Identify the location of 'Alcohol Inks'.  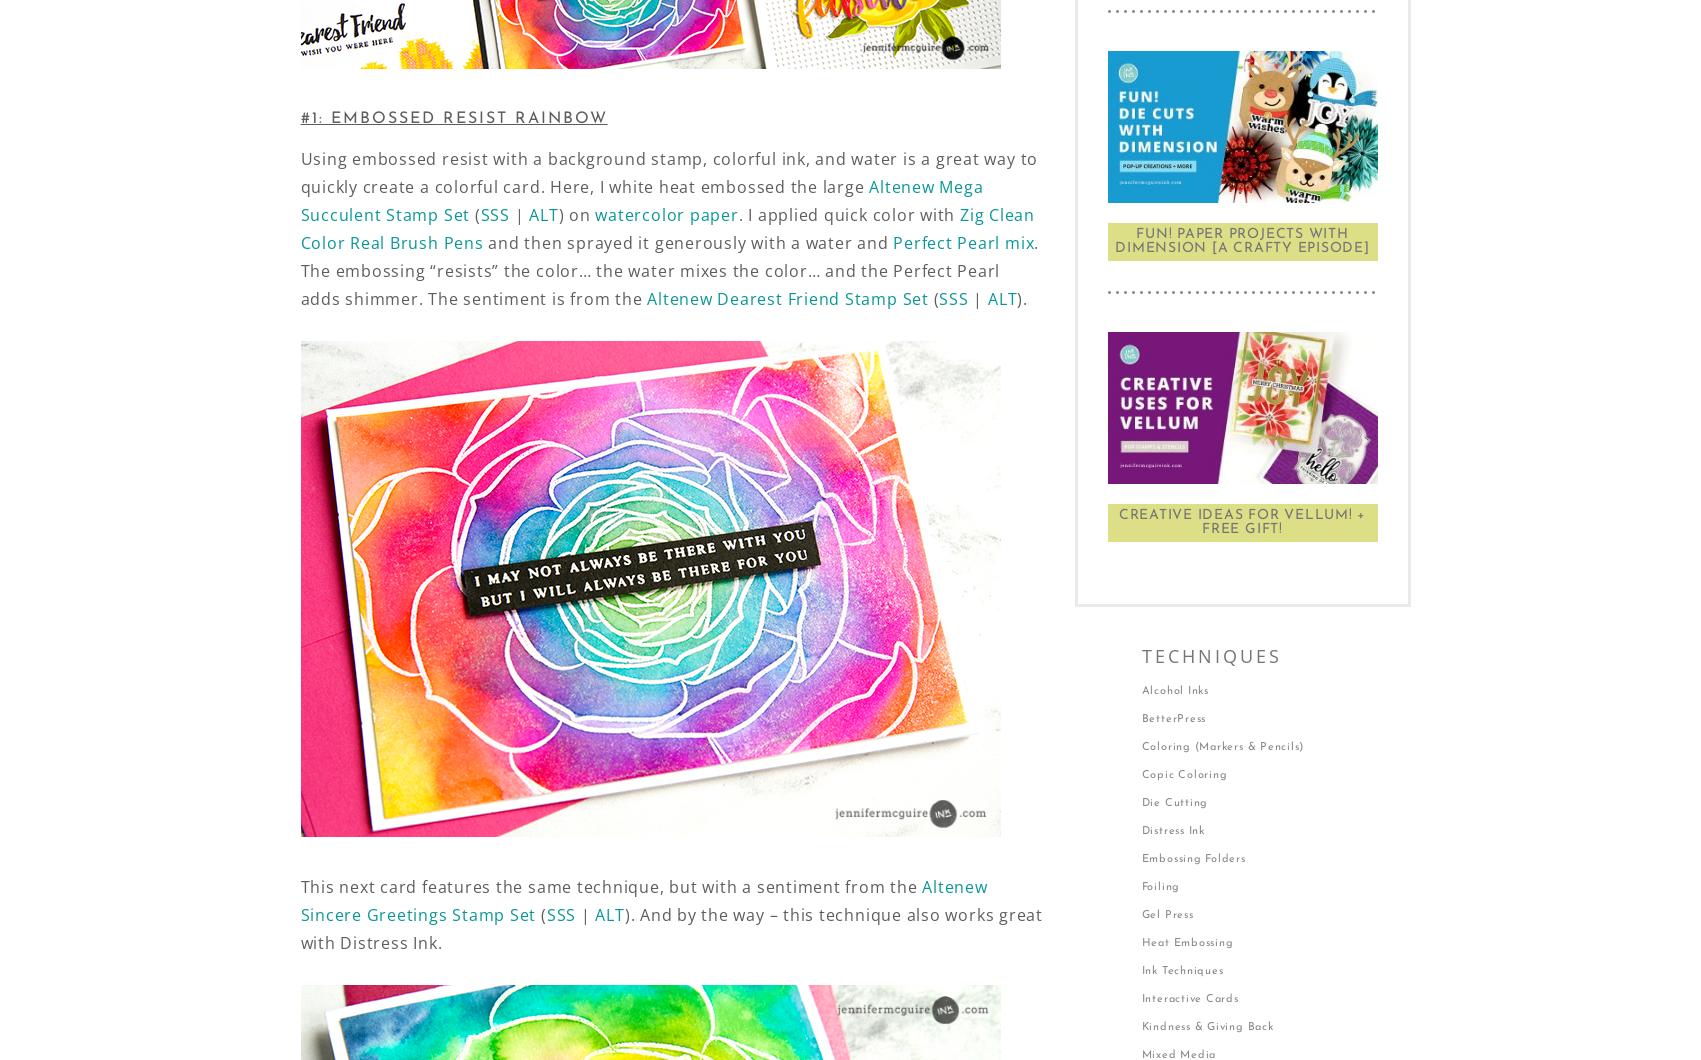
(1173, 690).